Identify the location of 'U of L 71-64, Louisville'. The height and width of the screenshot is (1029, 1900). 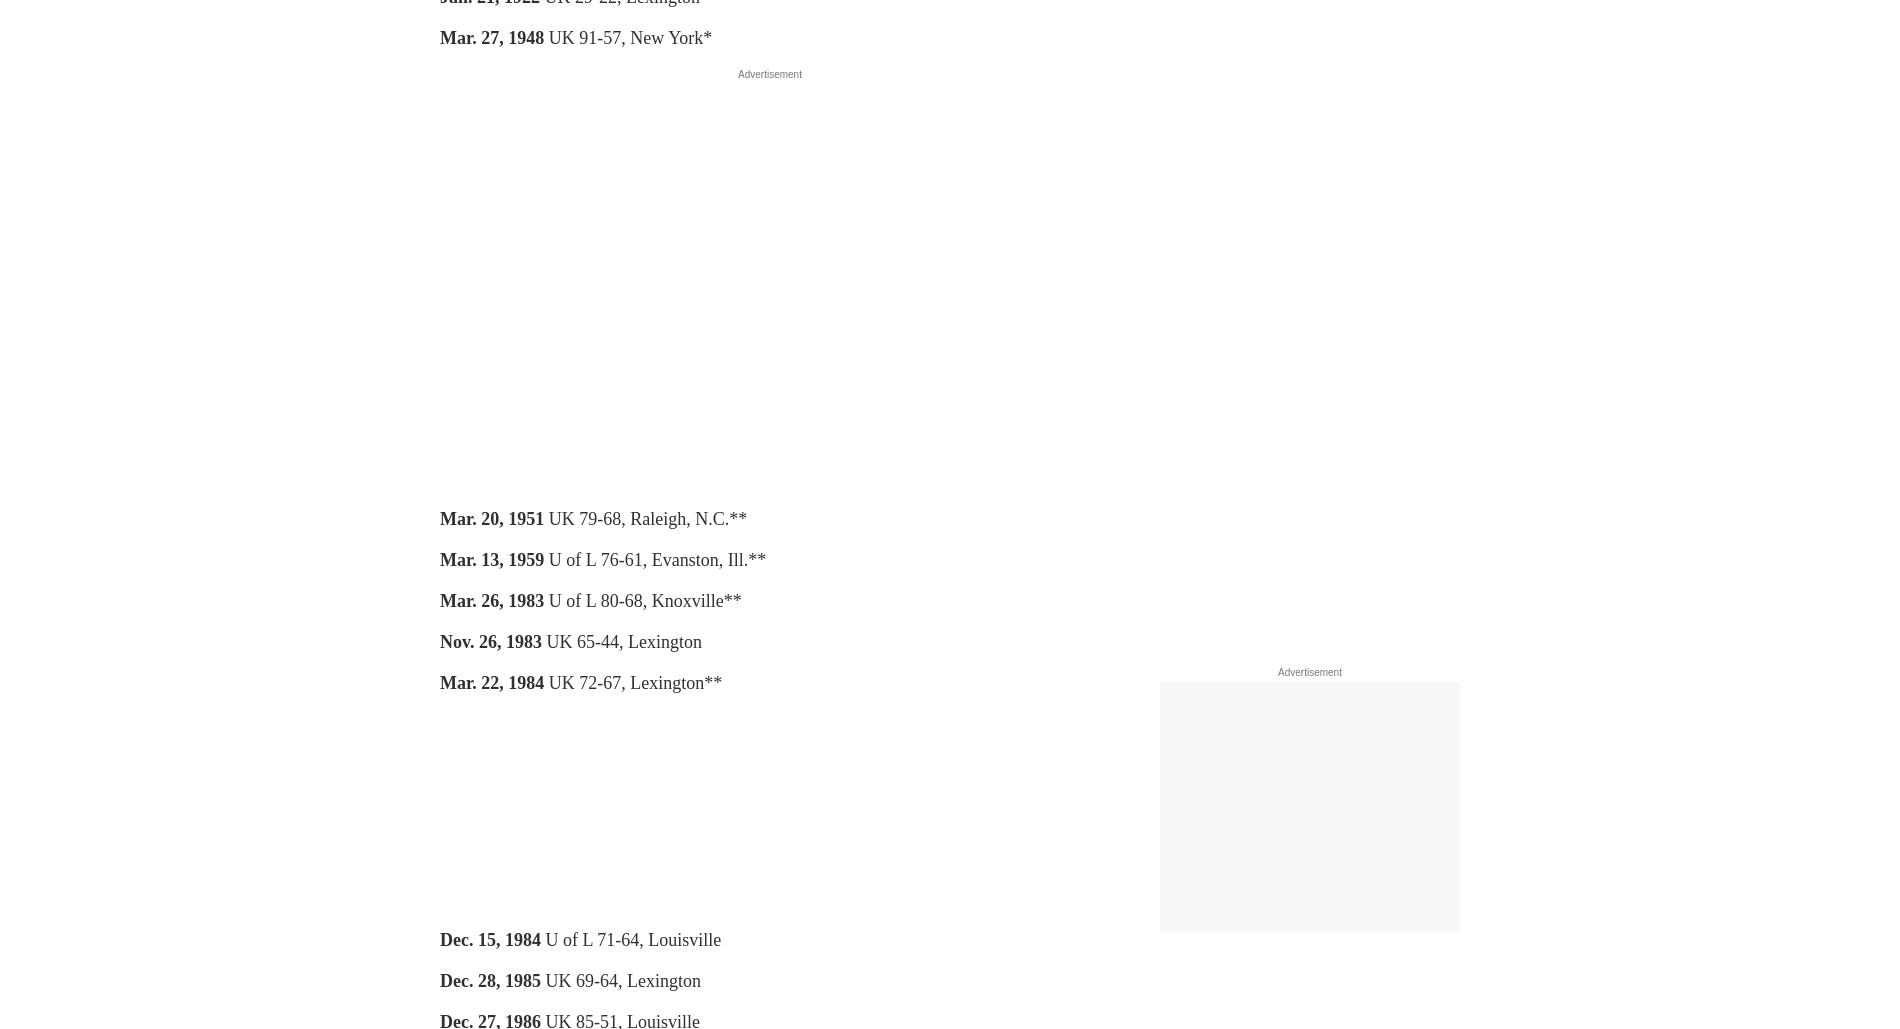
(630, 939).